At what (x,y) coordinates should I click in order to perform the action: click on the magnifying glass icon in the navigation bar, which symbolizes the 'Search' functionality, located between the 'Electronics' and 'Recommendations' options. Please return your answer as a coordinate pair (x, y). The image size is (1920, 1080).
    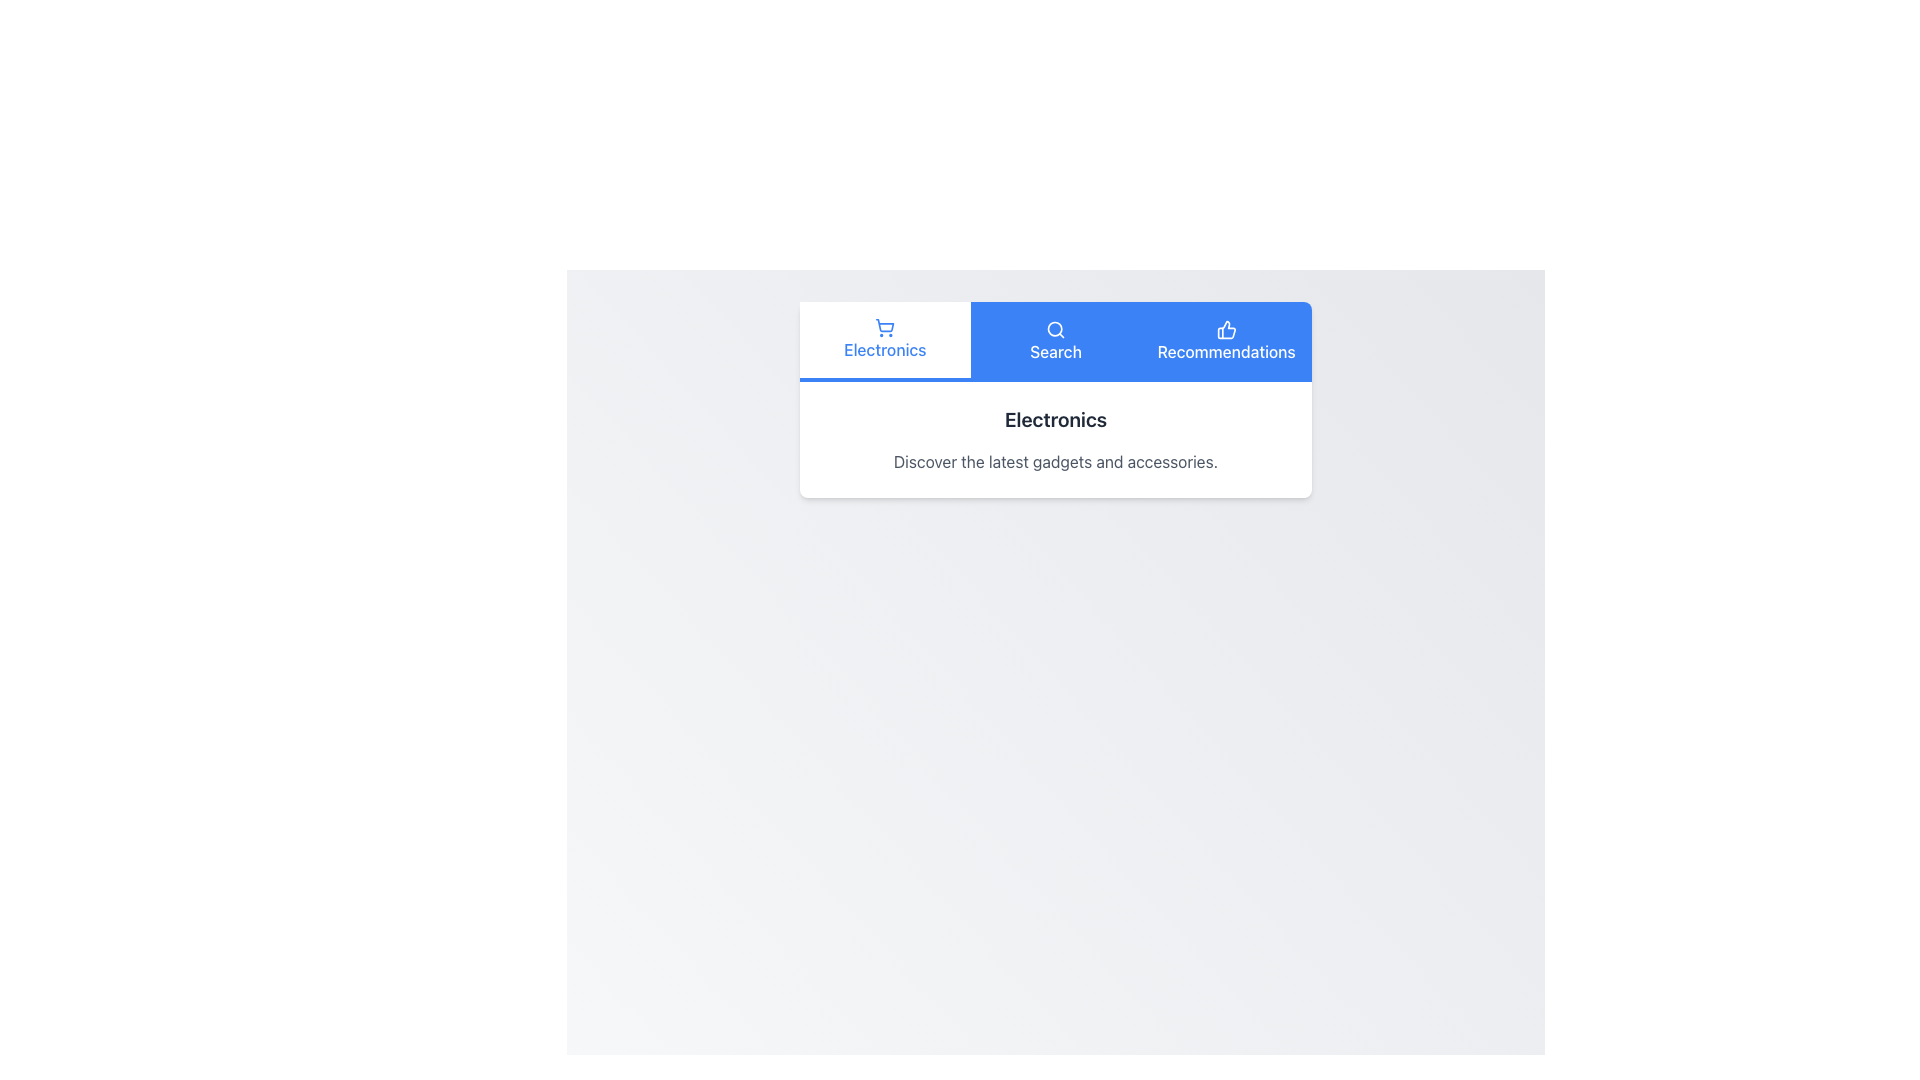
    Looking at the image, I should click on (1055, 329).